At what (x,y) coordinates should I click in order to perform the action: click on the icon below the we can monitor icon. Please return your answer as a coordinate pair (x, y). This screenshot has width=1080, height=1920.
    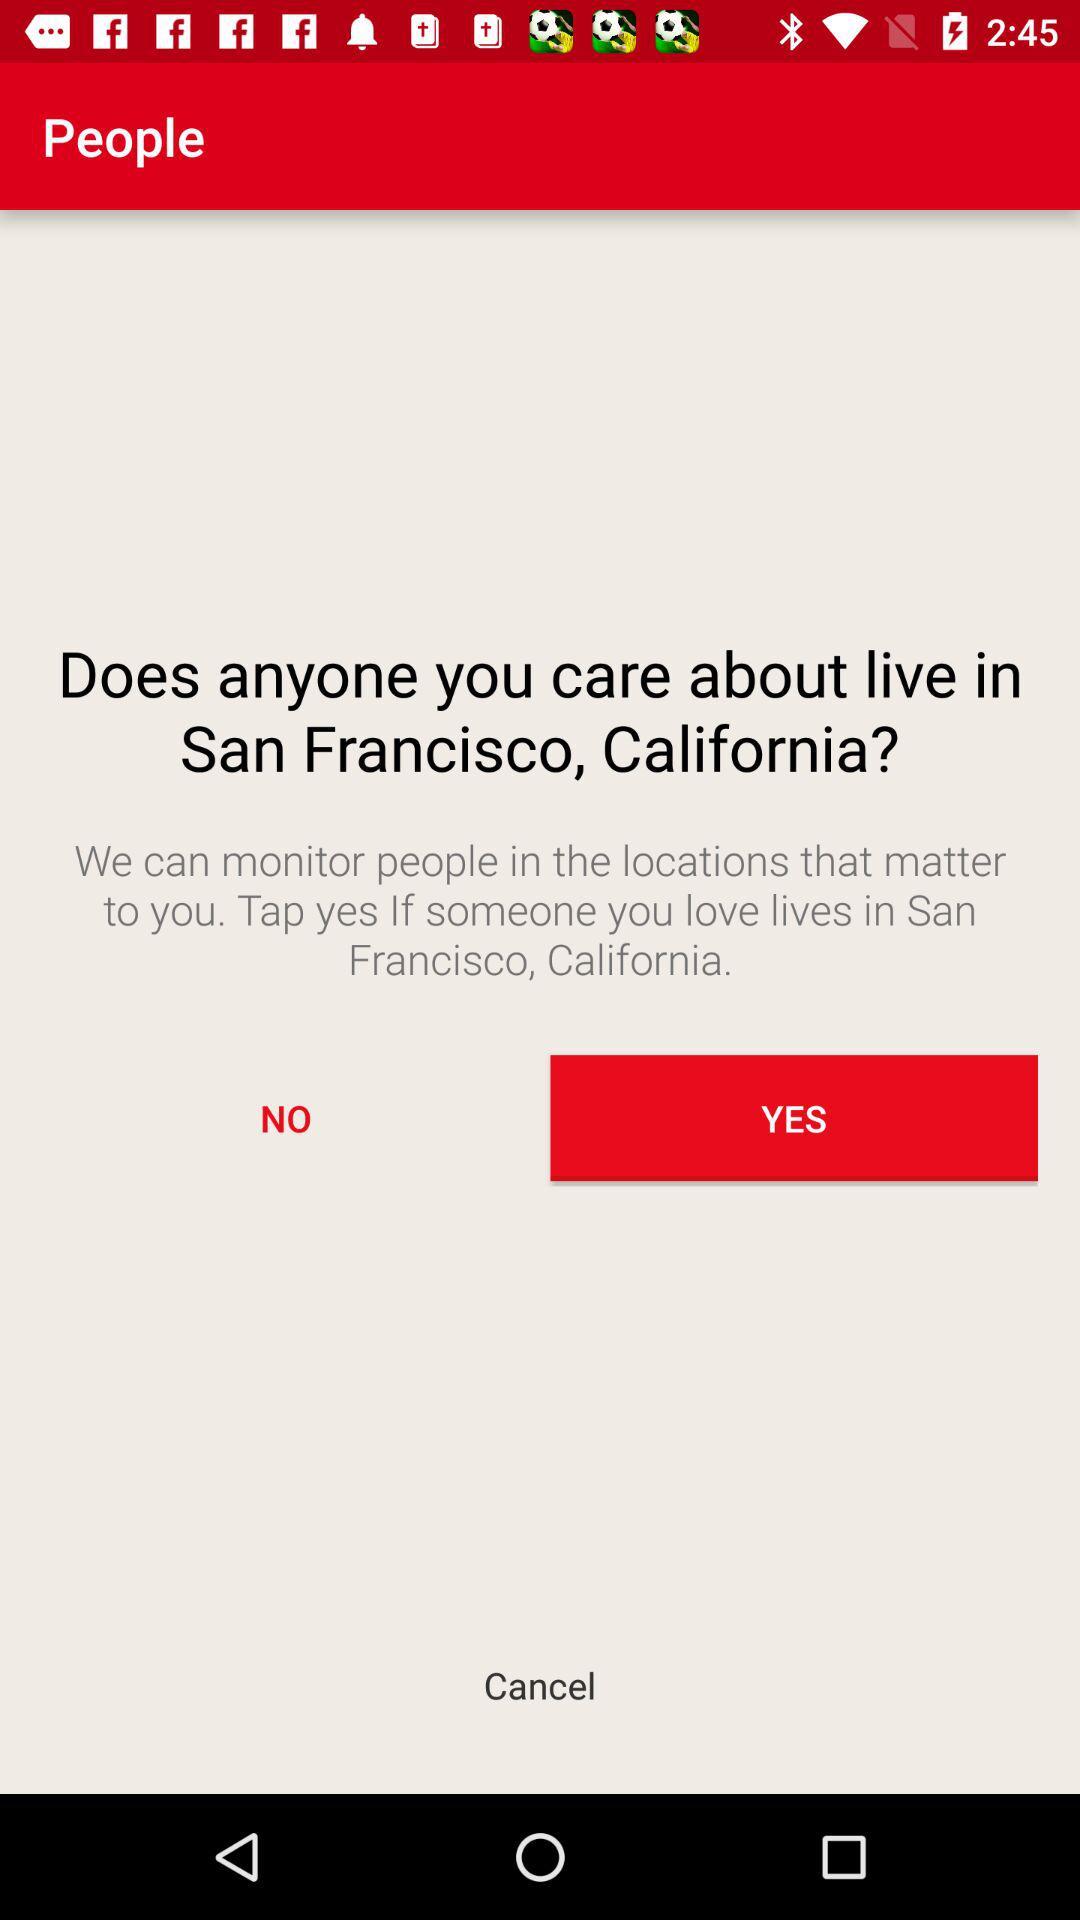
    Looking at the image, I should click on (285, 1117).